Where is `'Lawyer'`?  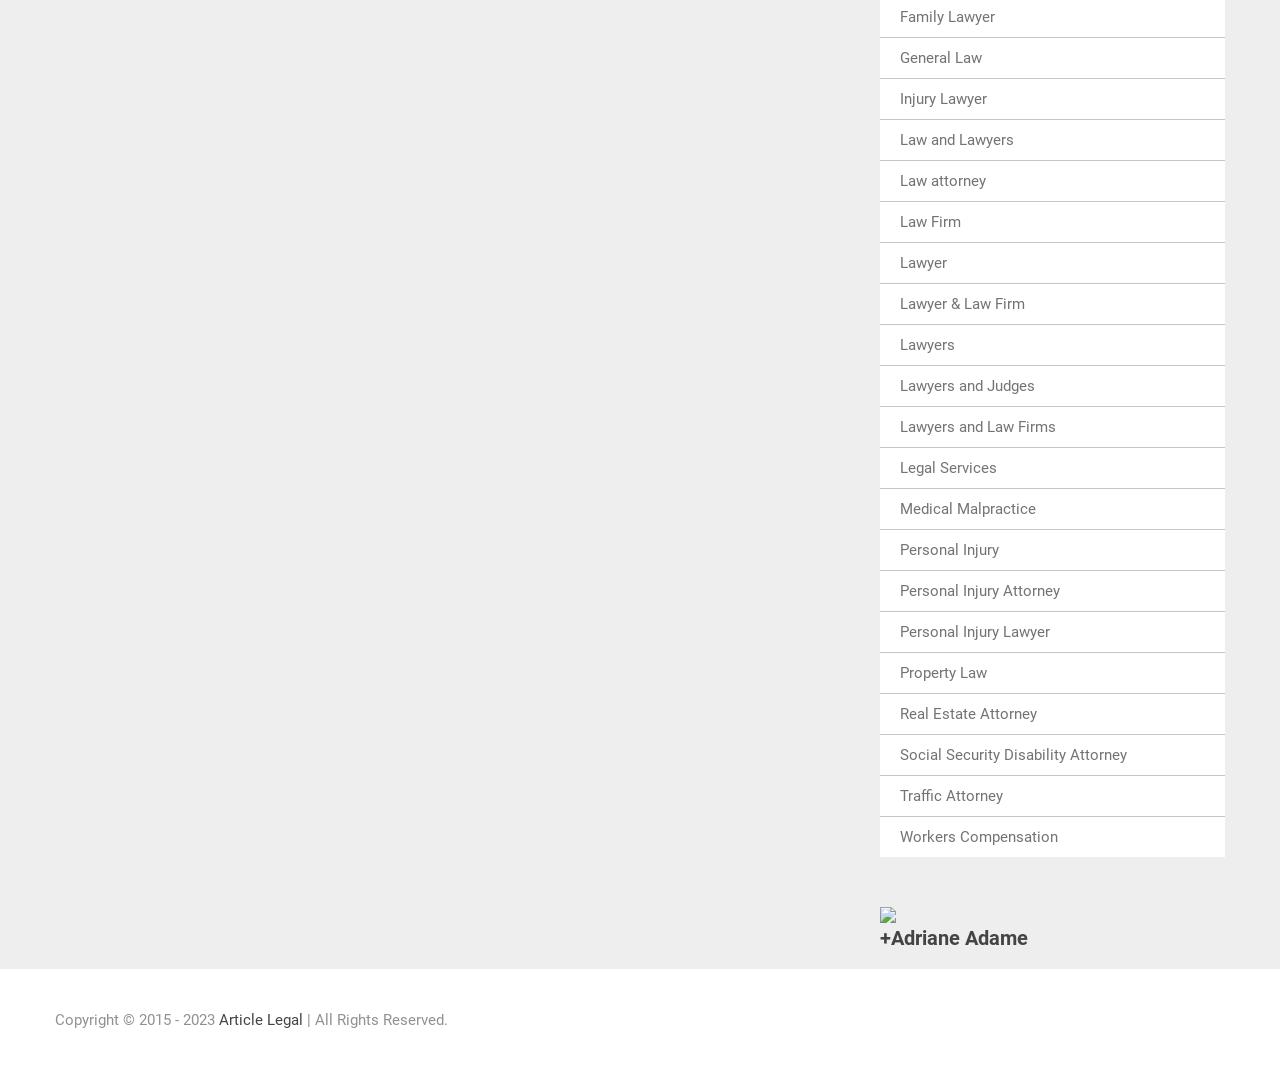 'Lawyer' is located at coordinates (898, 261).